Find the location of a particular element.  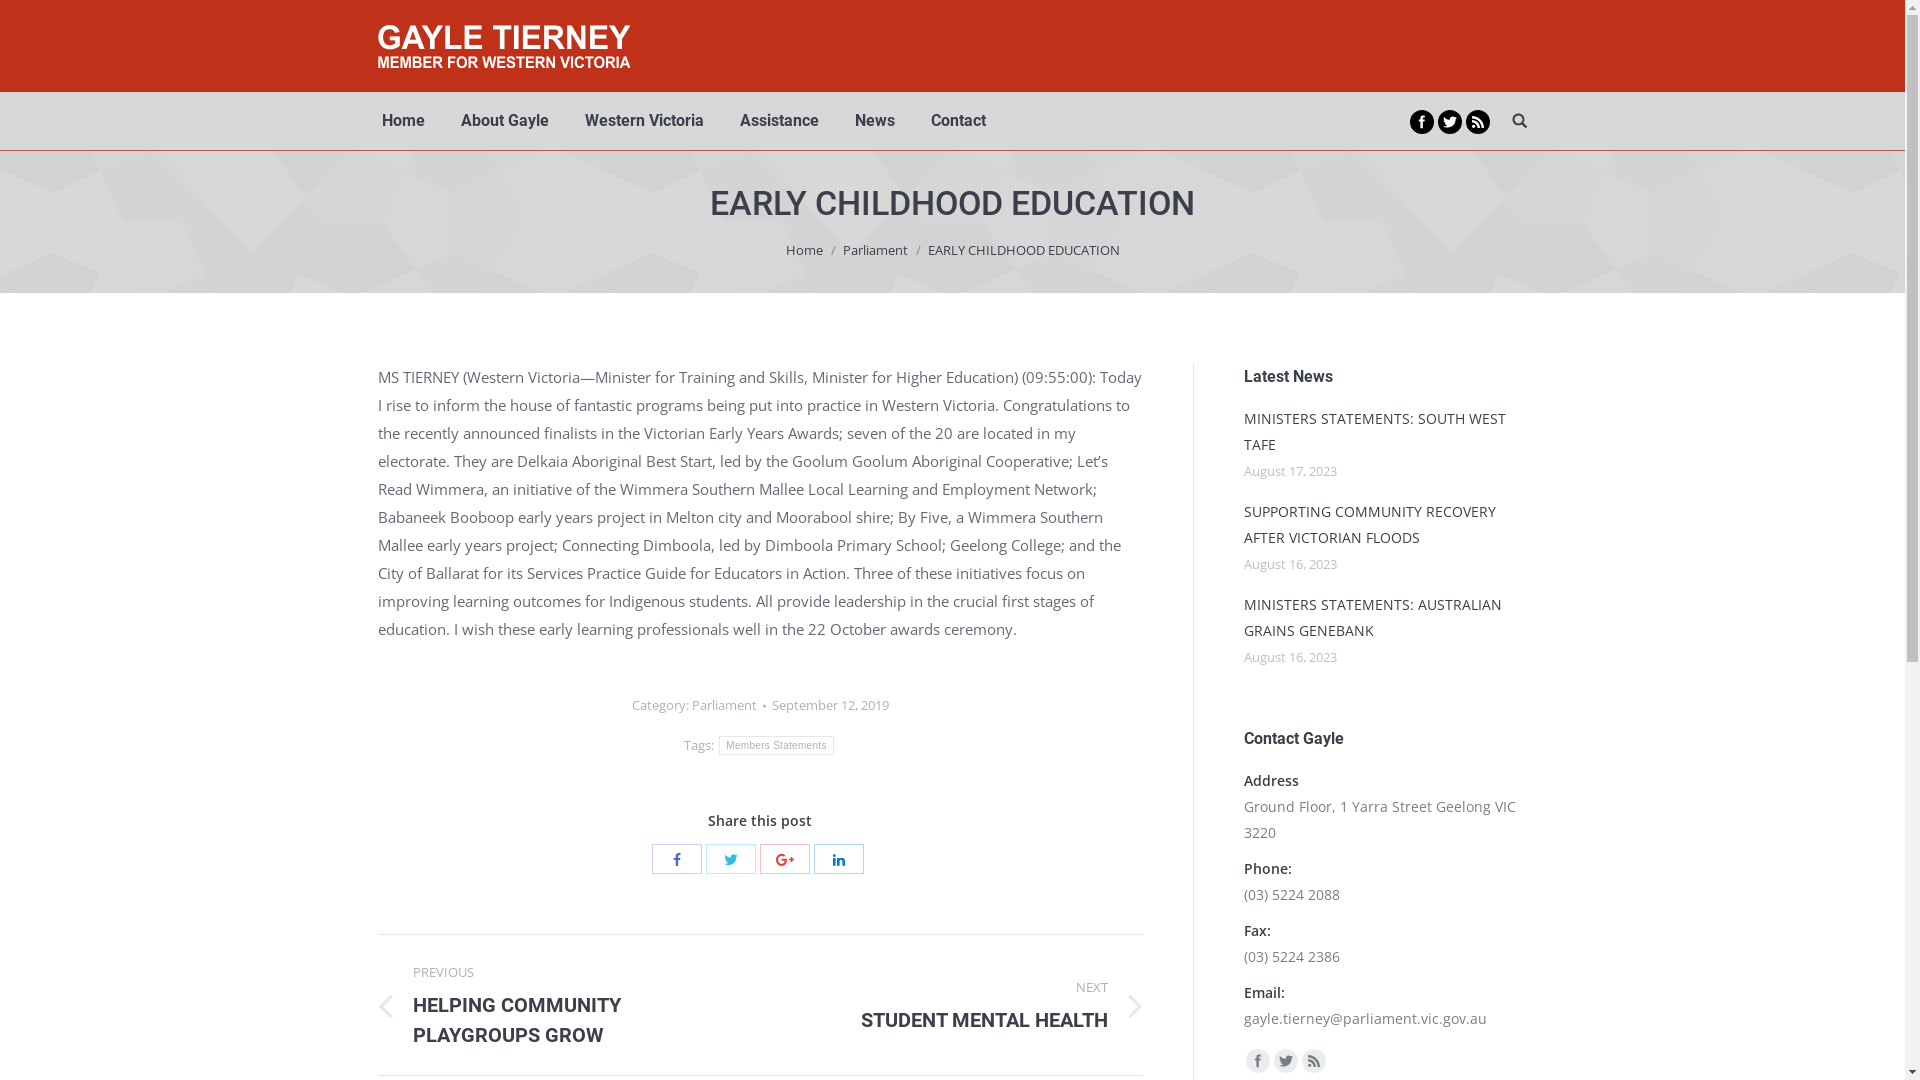

'Facebook' is located at coordinates (1256, 1059).